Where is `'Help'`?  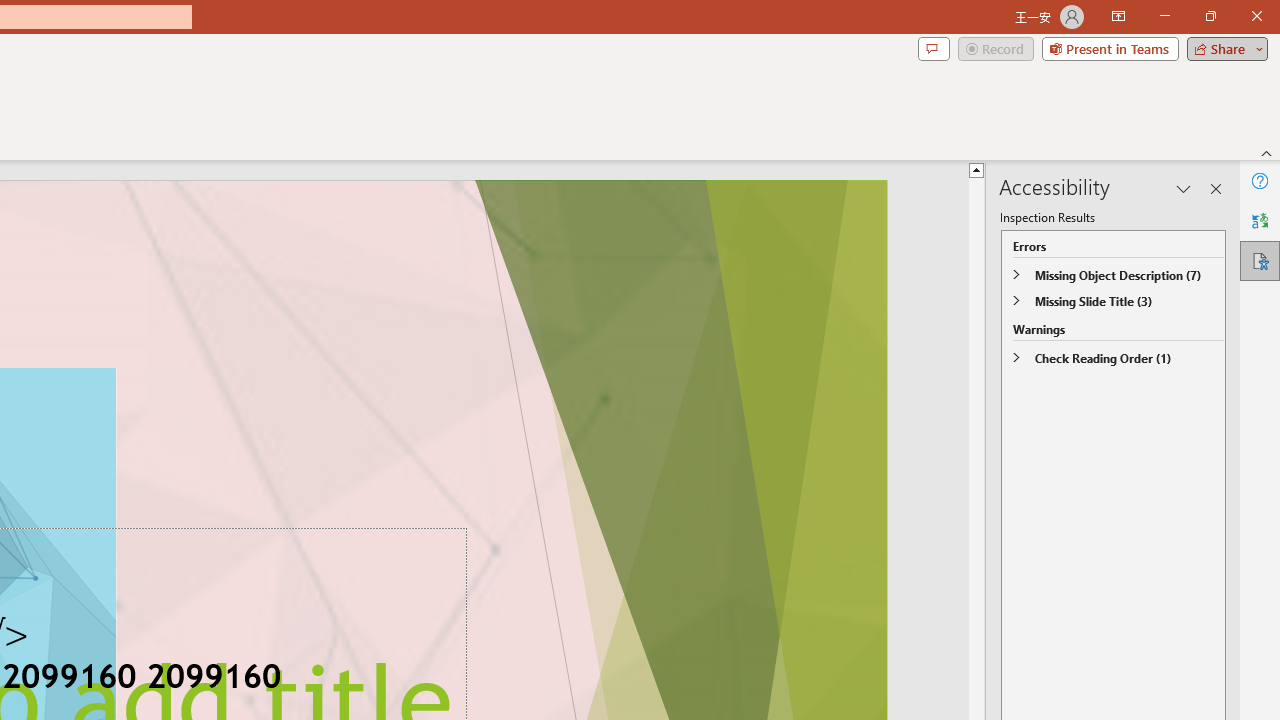 'Help' is located at coordinates (1259, 181).